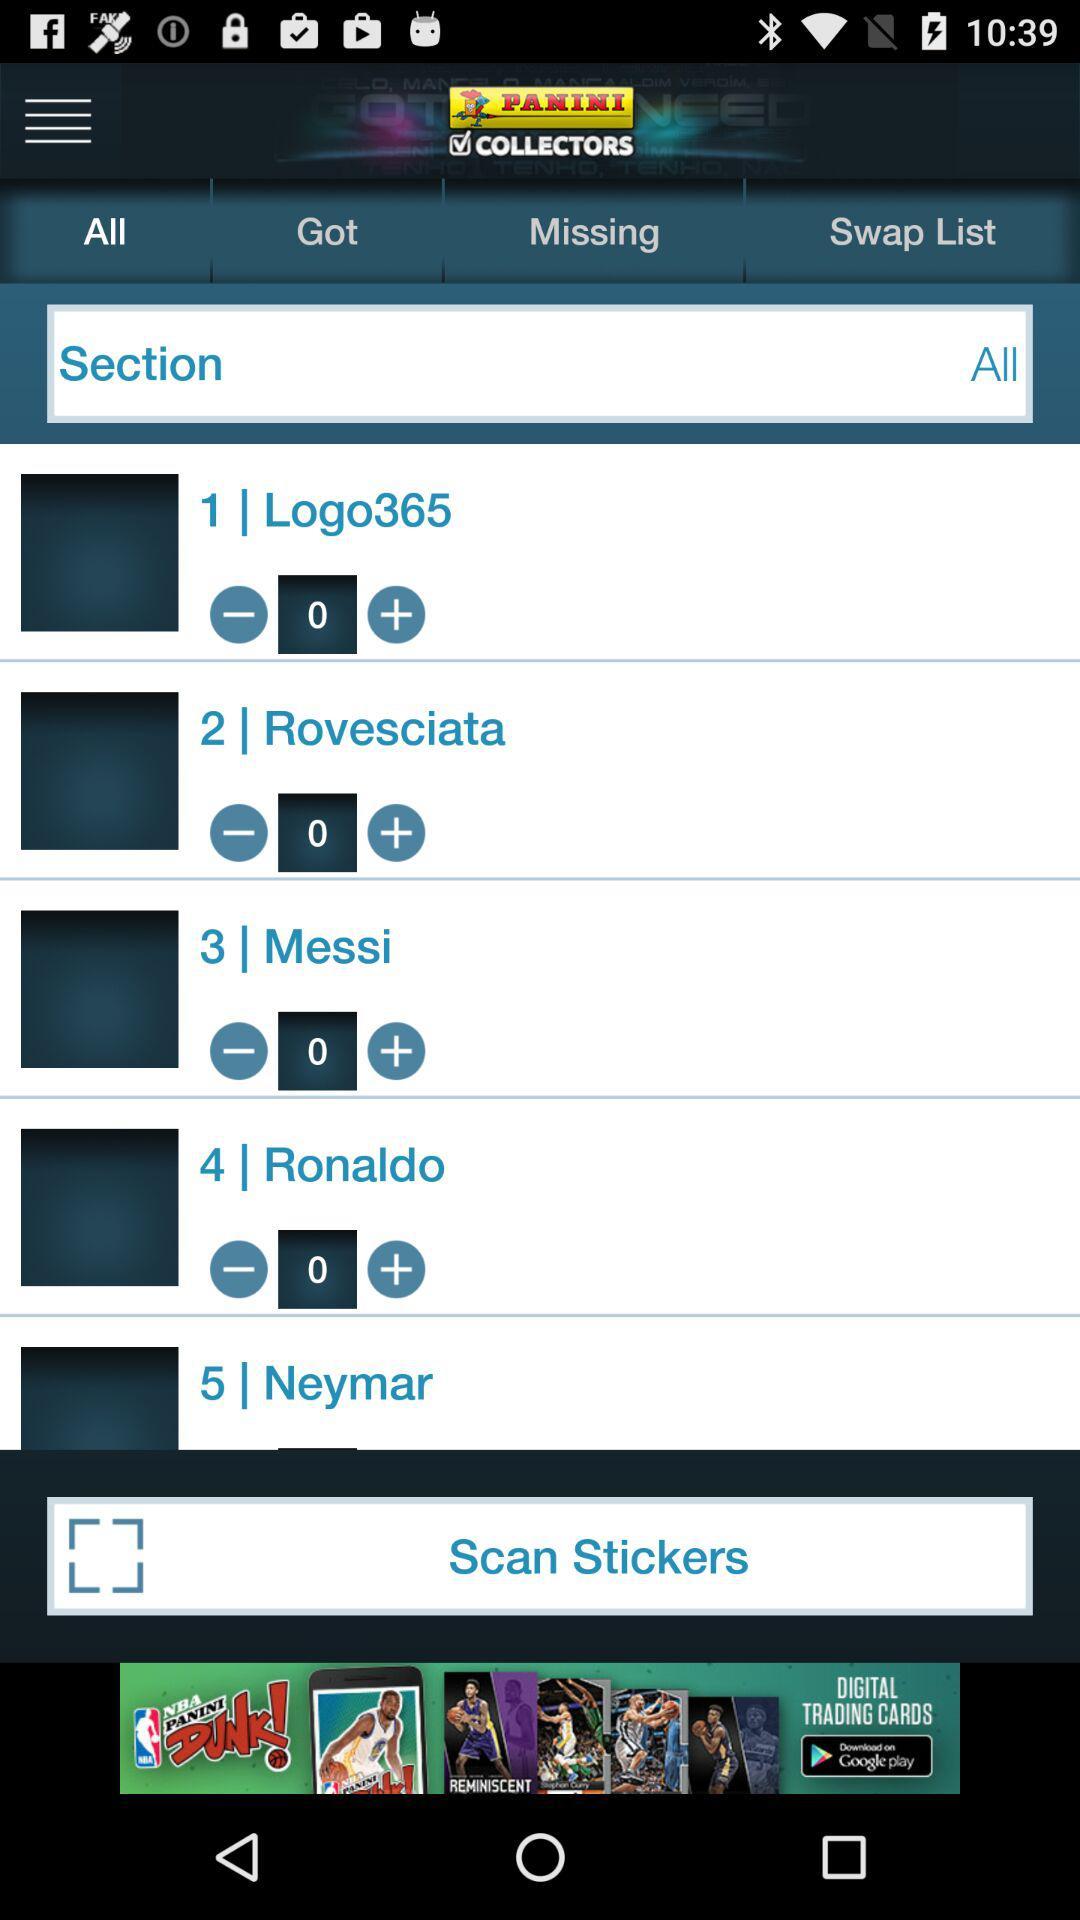 This screenshot has height=1920, width=1080. Describe the element at coordinates (237, 613) in the screenshot. I see `minimize maximize minus plus` at that location.